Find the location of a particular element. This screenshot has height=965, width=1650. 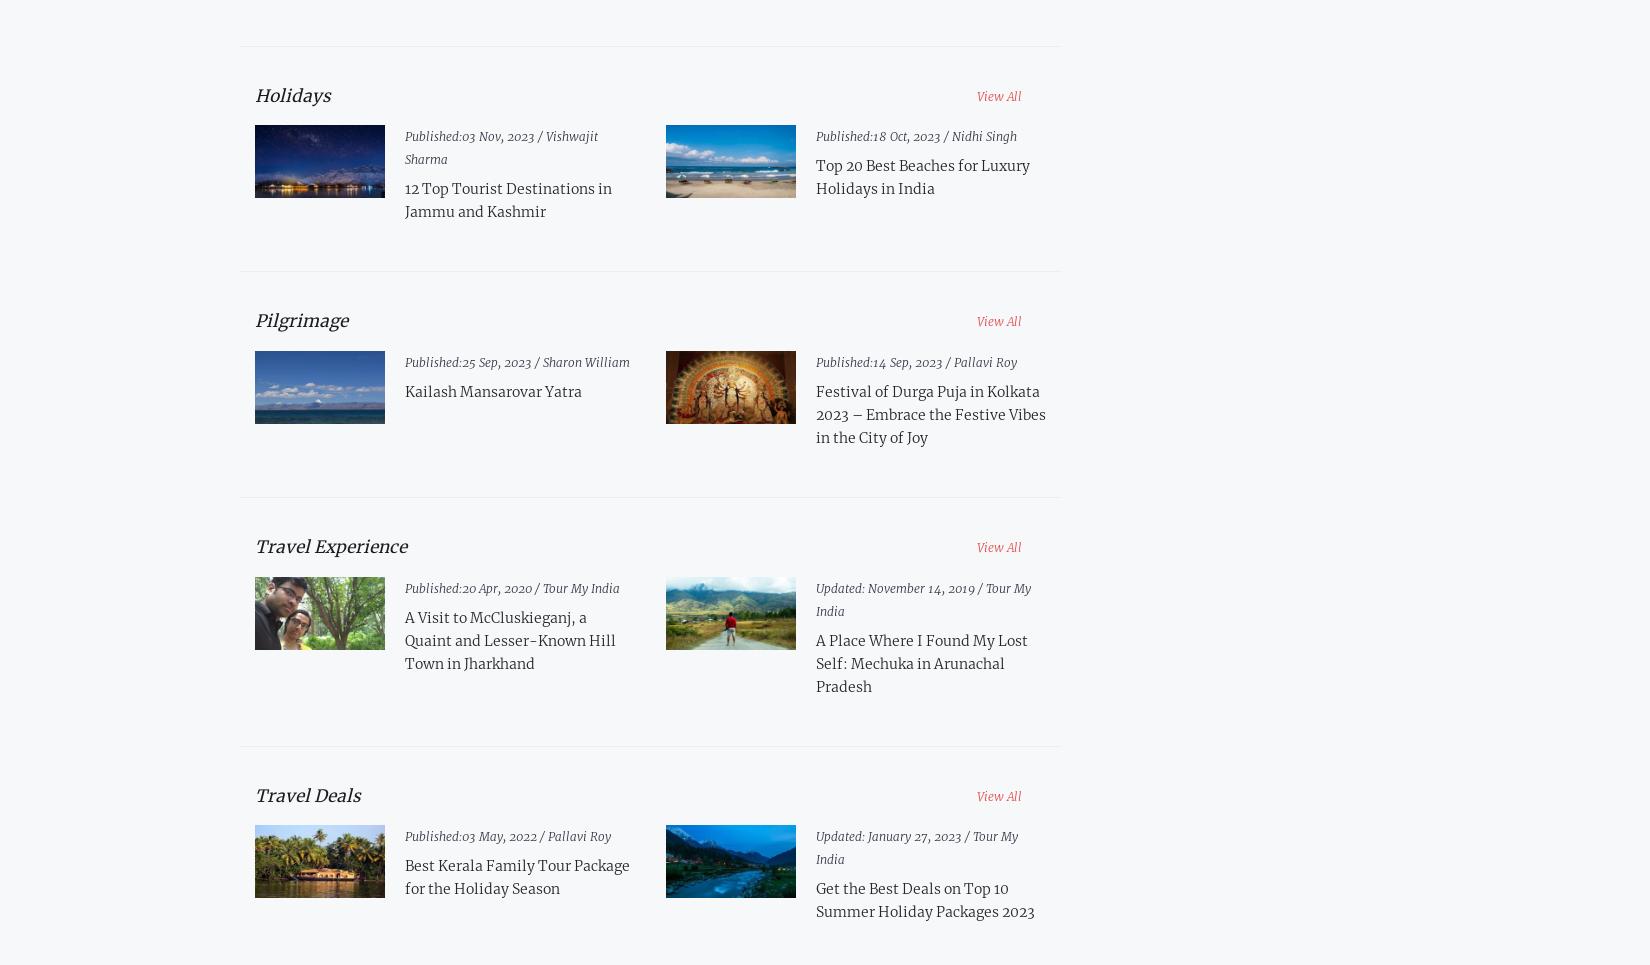

'Vishwajit Sharma' is located at coordinates (499, 148).